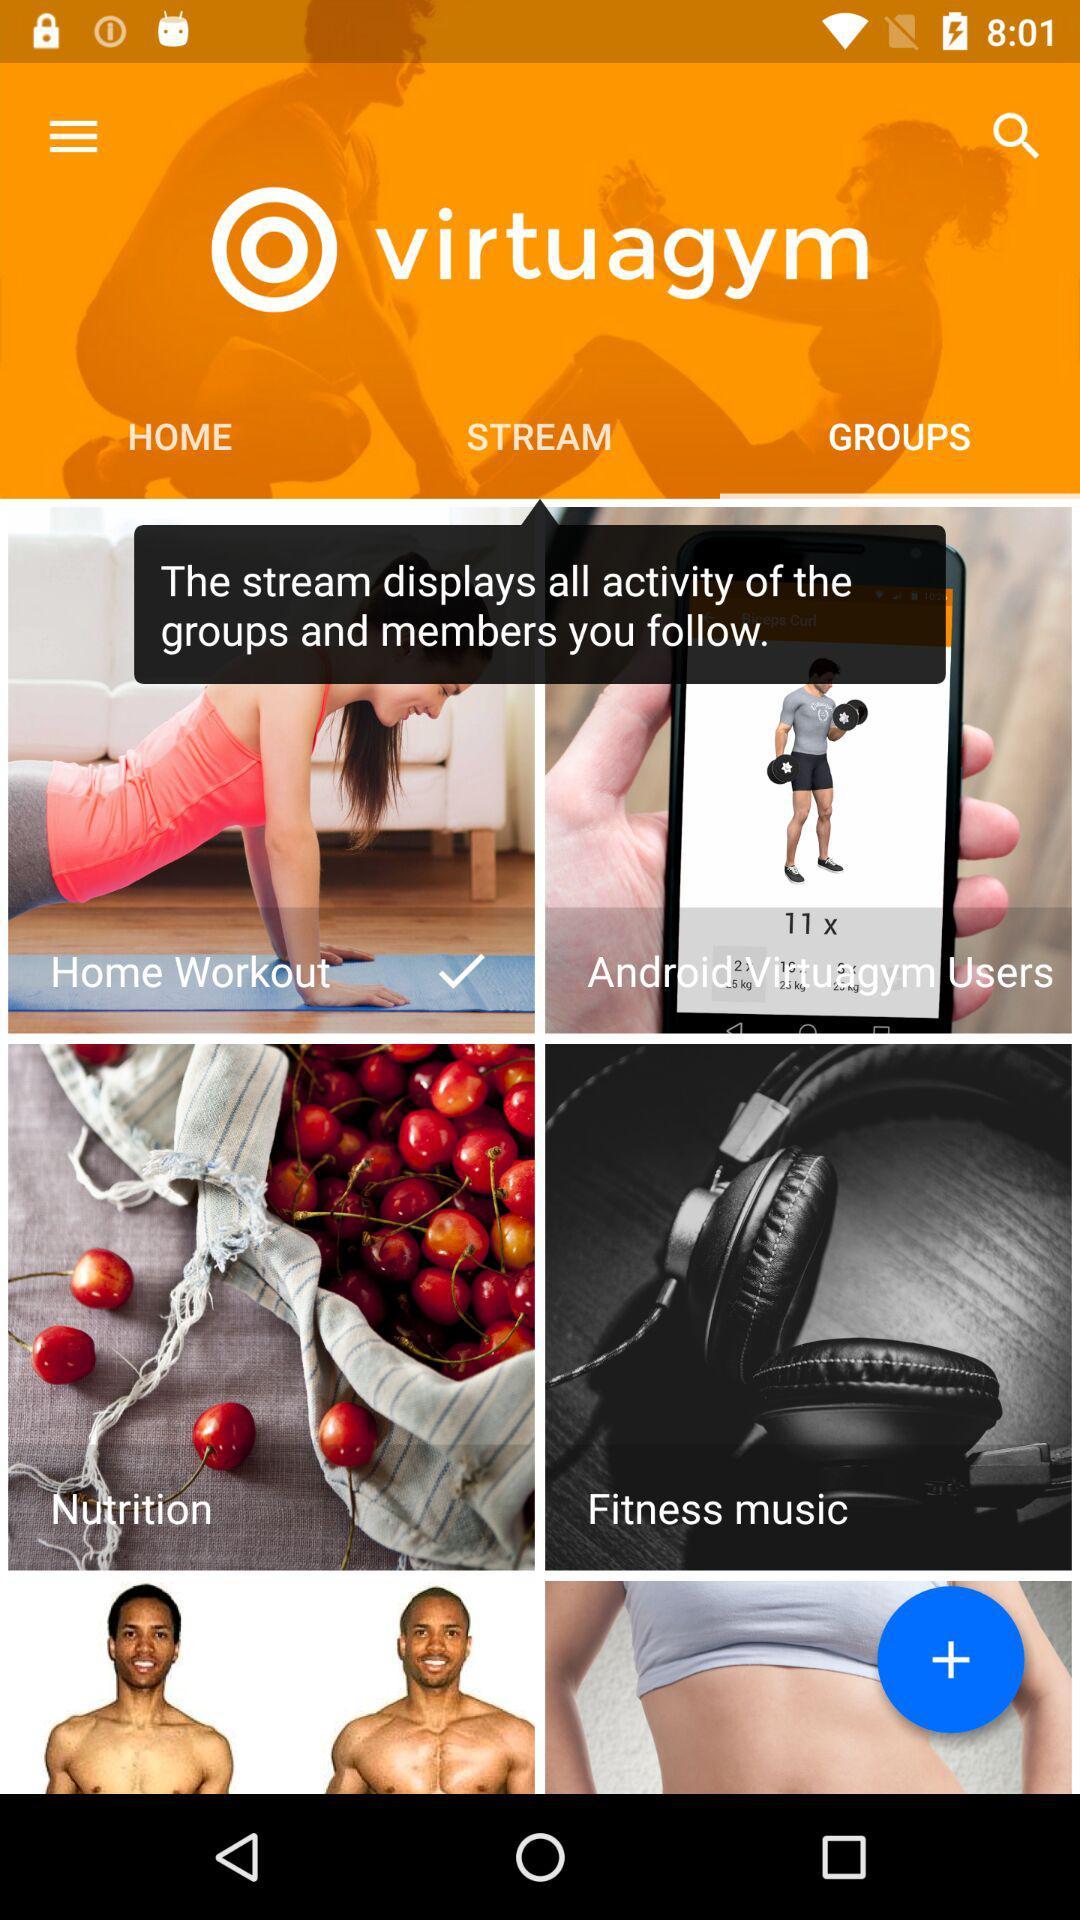  Describe the element at coordinates (950, 1659) in the screenshot. I see `the icon below fitness music icon` at that location.